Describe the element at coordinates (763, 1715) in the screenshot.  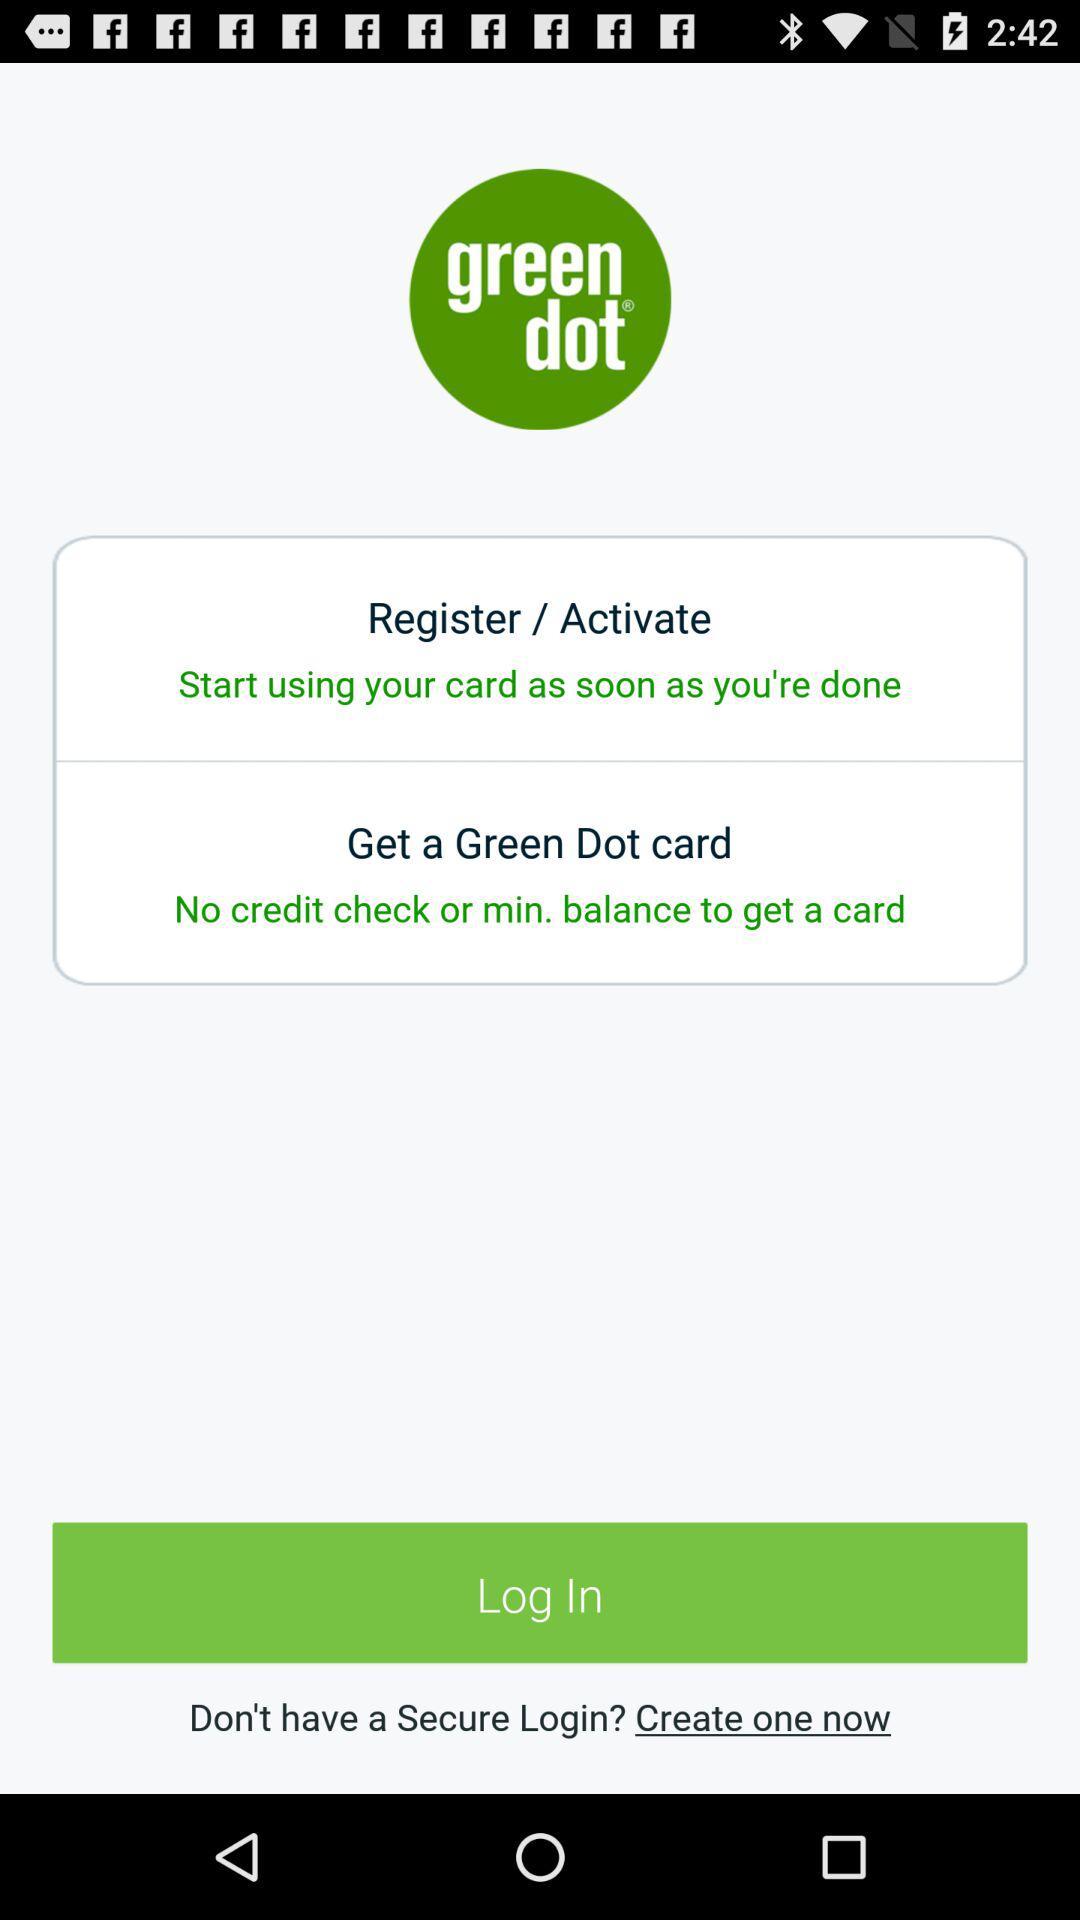
I see `create one now` at that location.